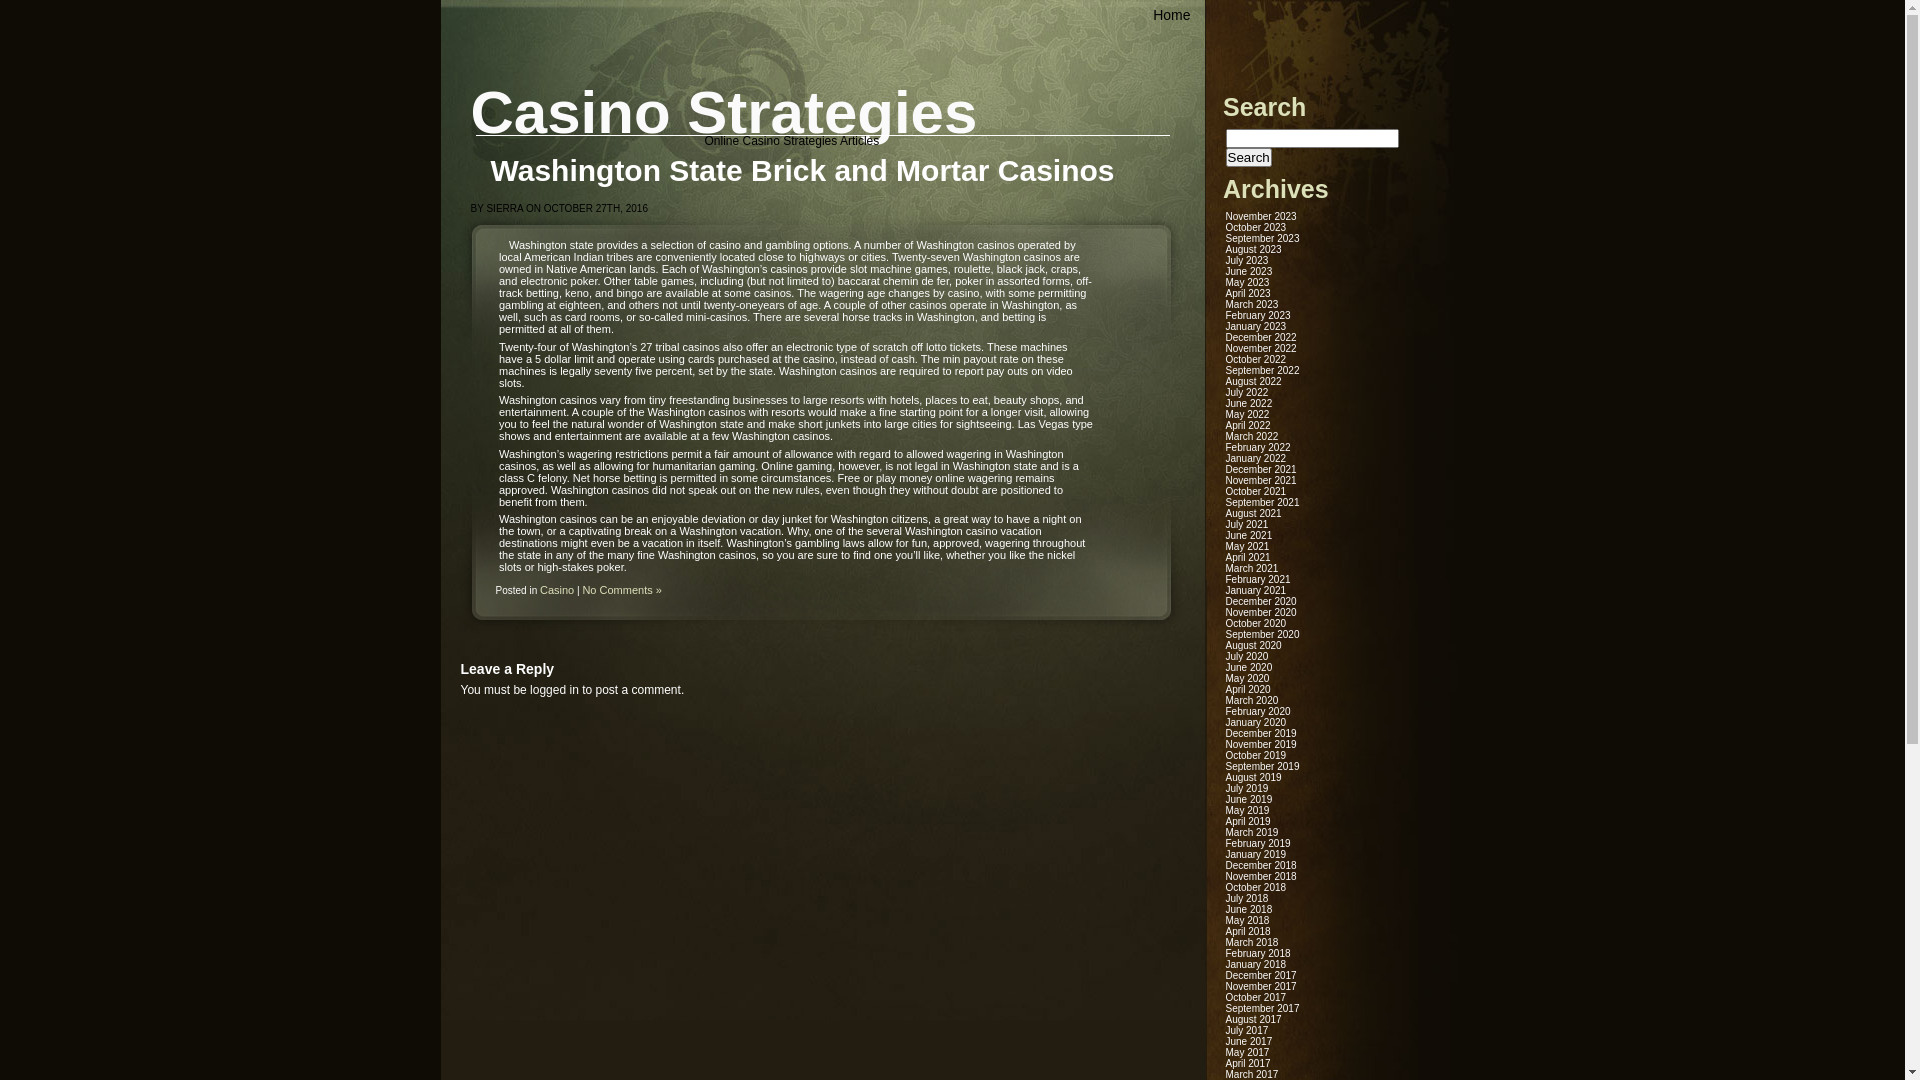 The width and height of the screenshot is (1920, 1080). What do you see at coordinates (1246, 1030) in the screenshot?
I see `'July 2017'` at bounding box center [1246, 1030].